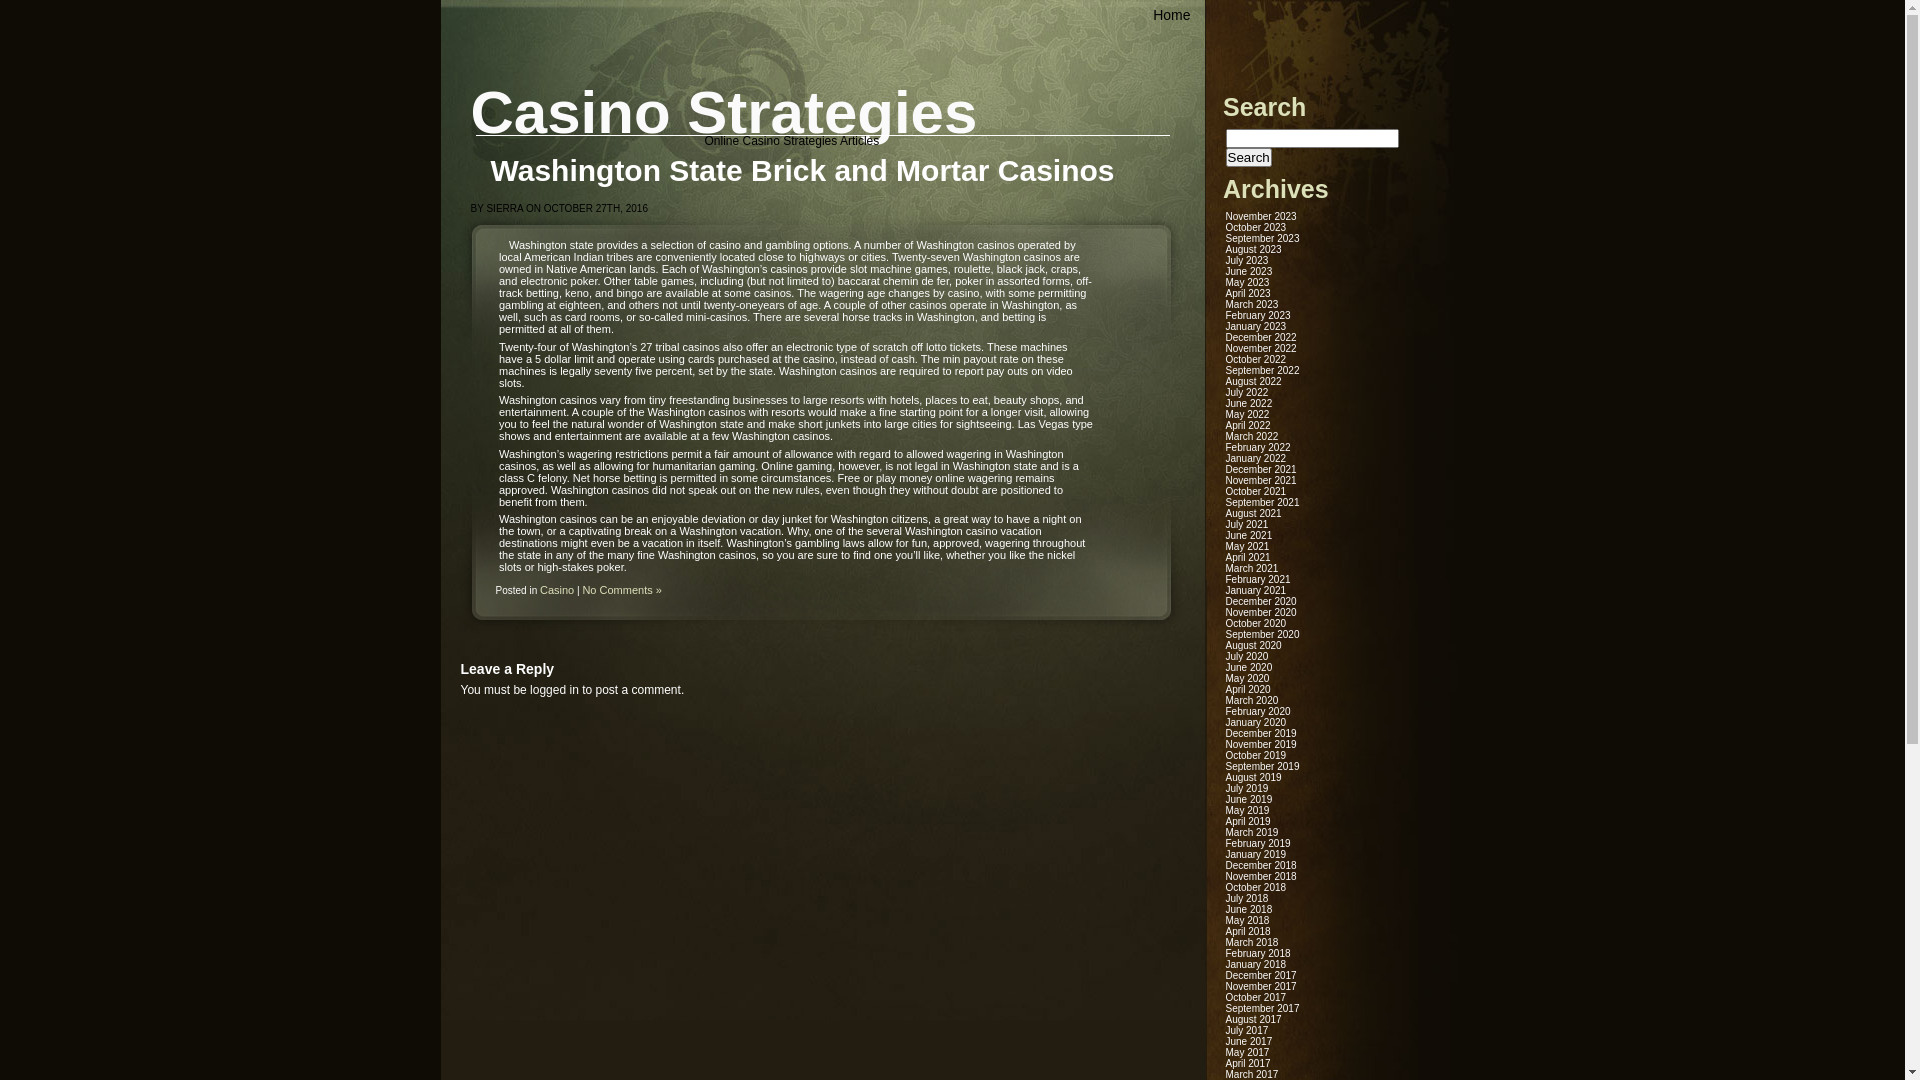 The width and height of the screenshot is (1920, 1080). What do you see at coordinates (1246, 1030) in the screenshot?
I see `'July 2017'` at bounding box center [1246, 1030].